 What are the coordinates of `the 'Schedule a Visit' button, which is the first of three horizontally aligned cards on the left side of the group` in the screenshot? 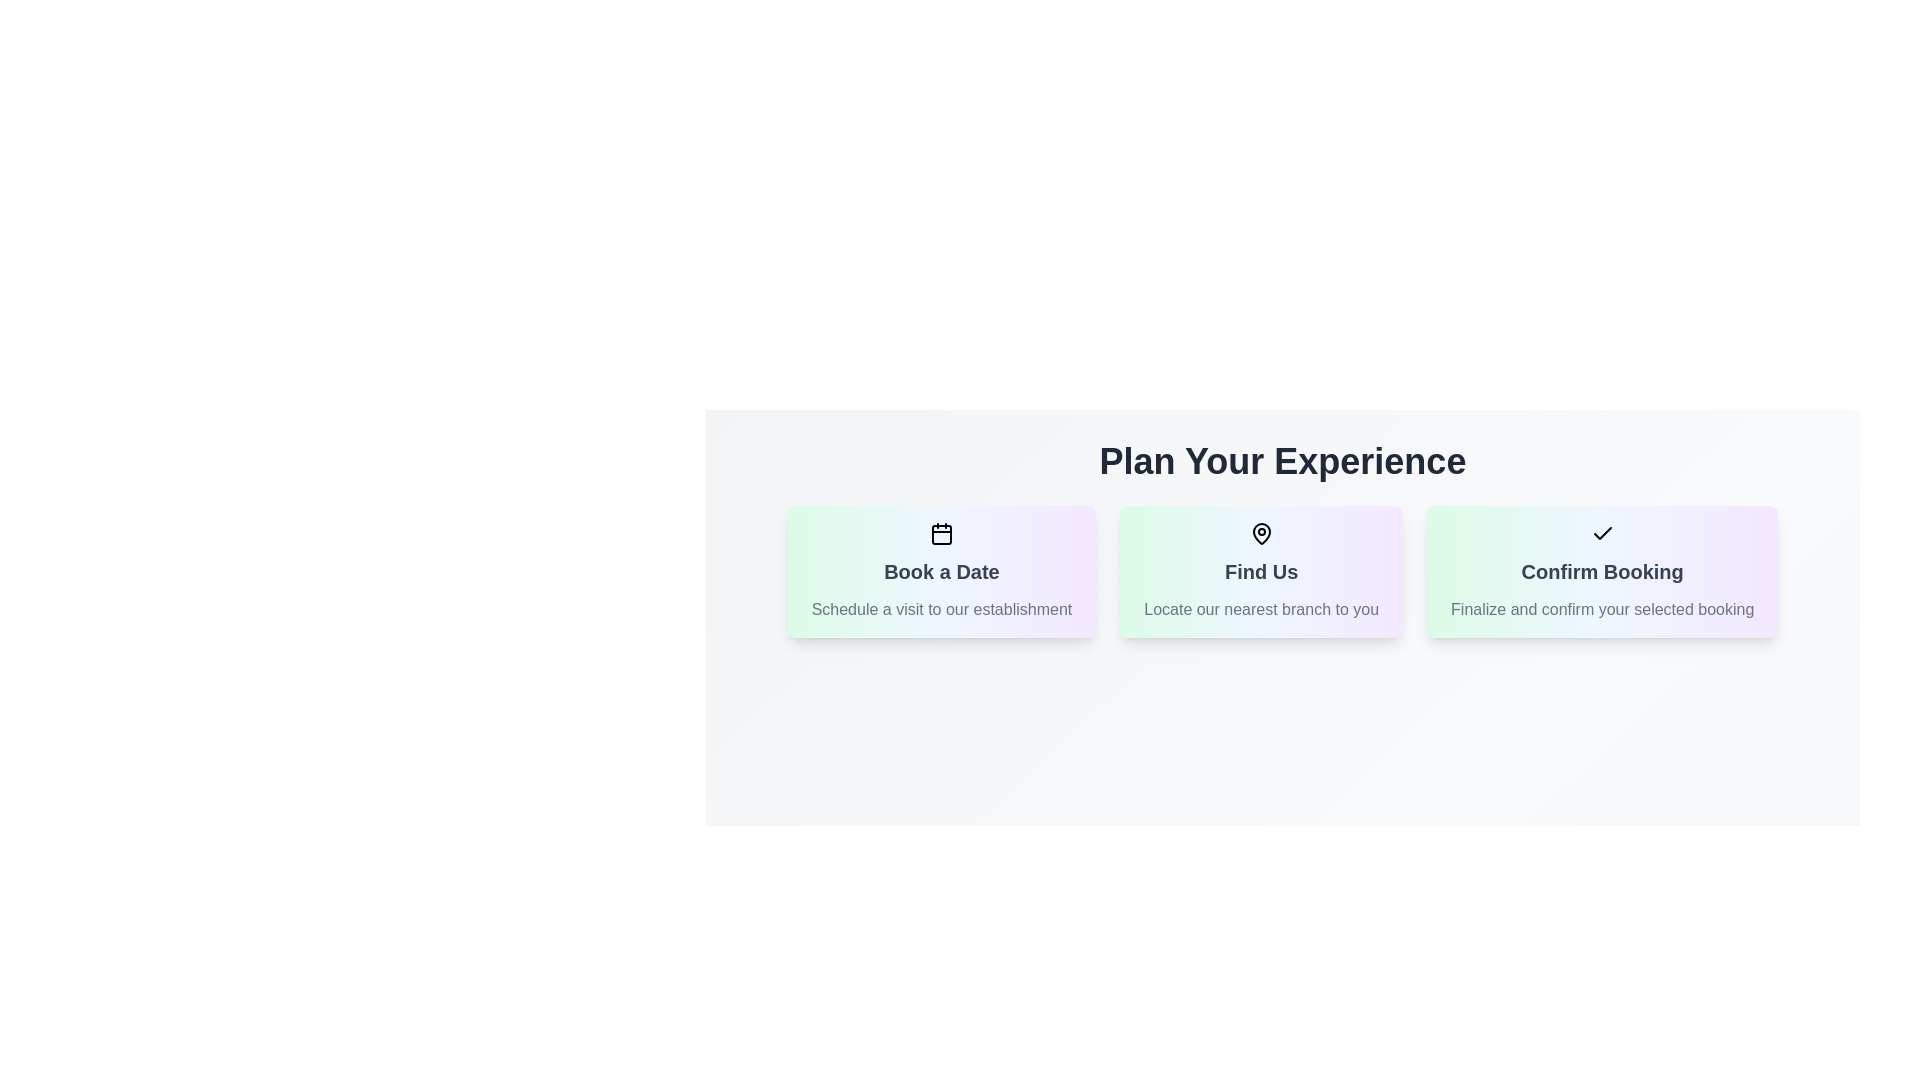 It's located at (940, 571).